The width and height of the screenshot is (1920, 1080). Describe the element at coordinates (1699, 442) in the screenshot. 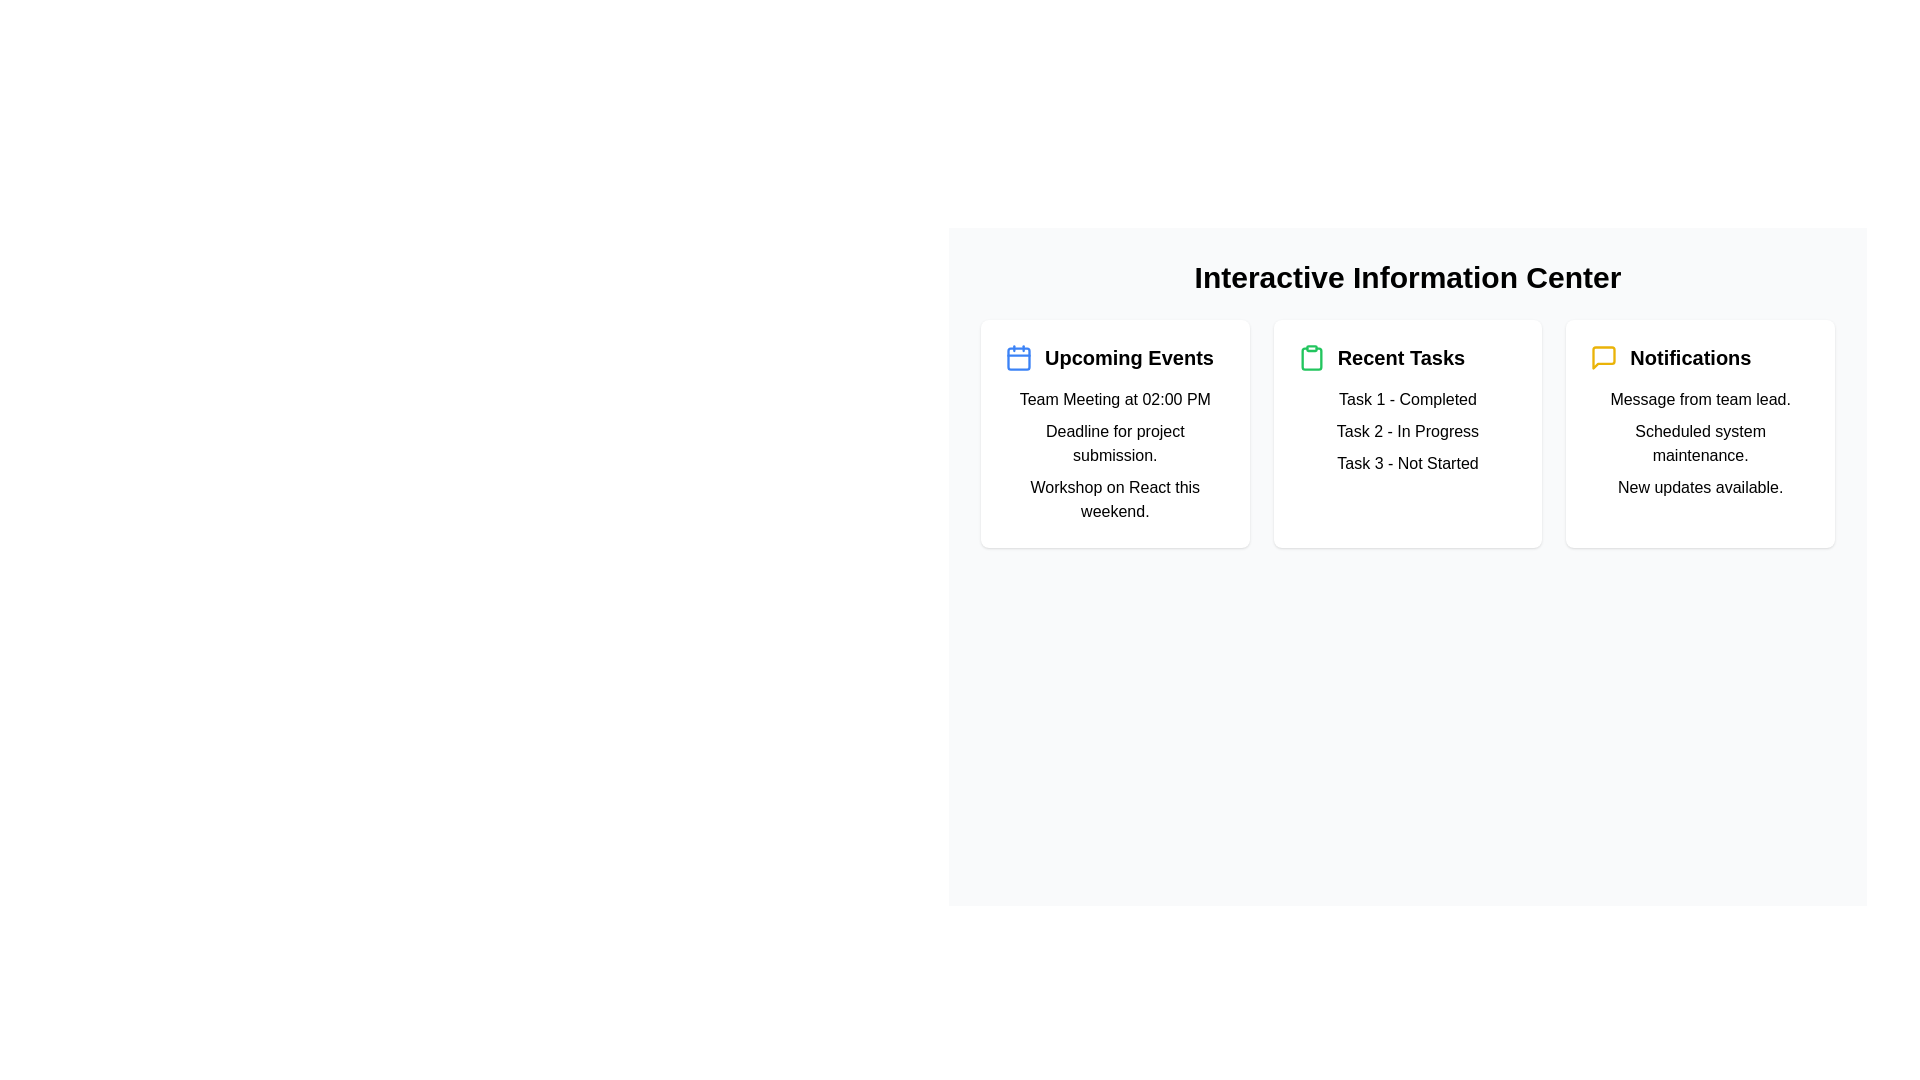

I see `messages in the vertically-aligned text list located in the lower section of the 'Notifications' card, which includes 'Message from team lead.', 'Scheduled system maintenance.', and 'New updates available.'` at that location.